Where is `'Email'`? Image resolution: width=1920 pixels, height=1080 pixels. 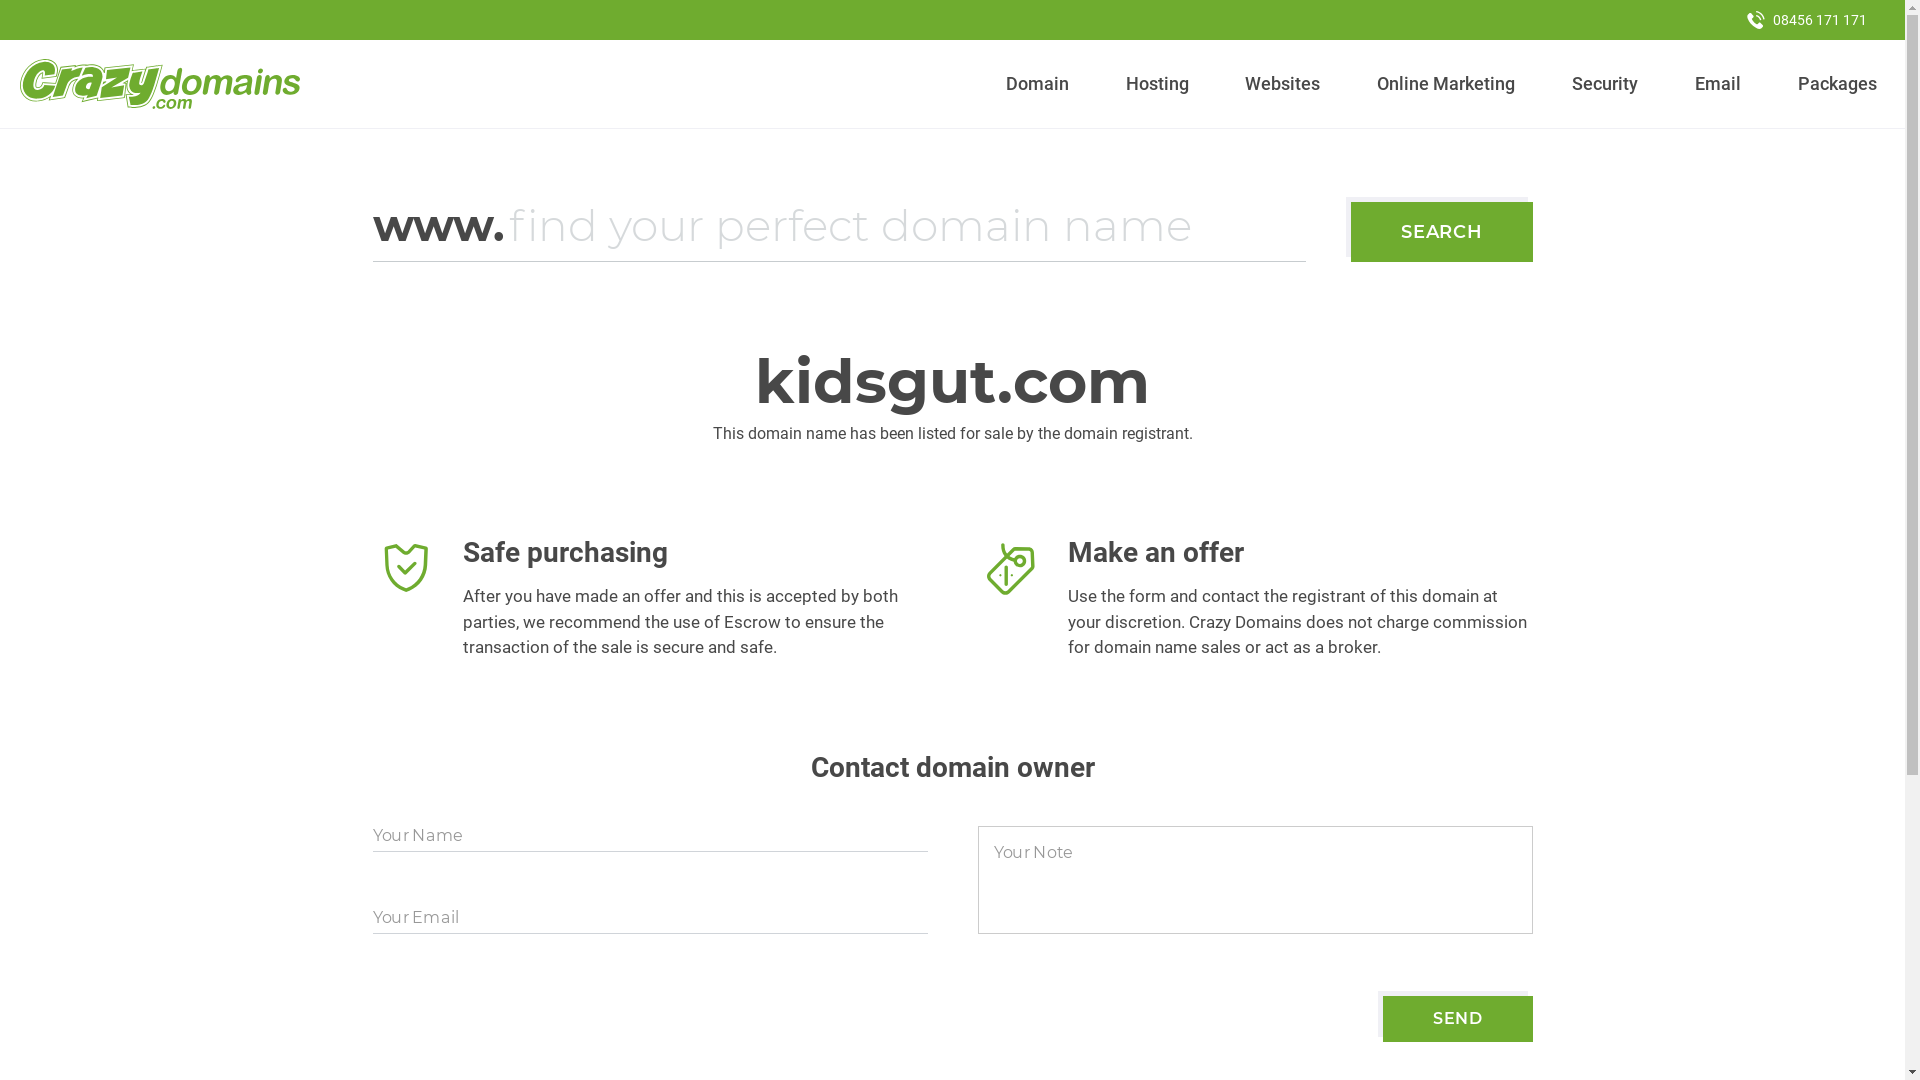
'Email' is located at coordinates (1716, 83).